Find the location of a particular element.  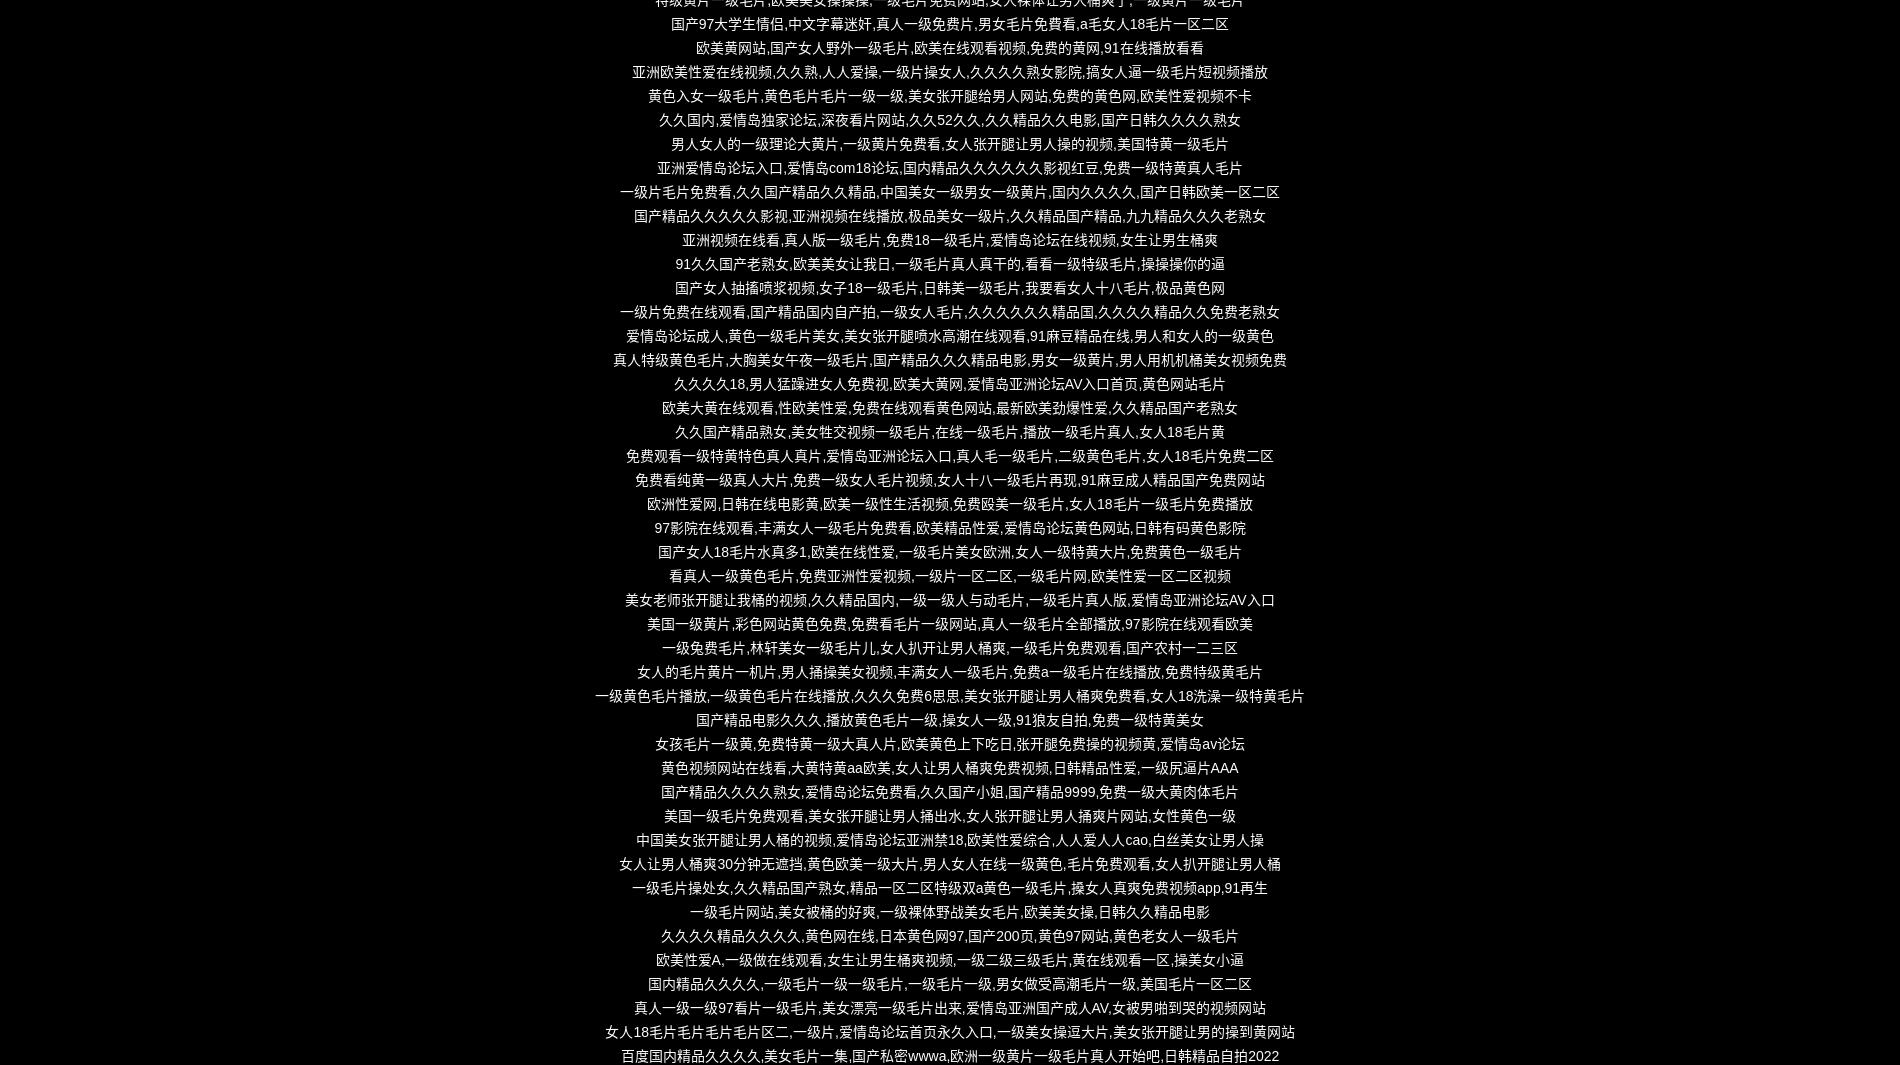

'百度国内精品久久久久,美女毛片一集,国产私密wwwa,欧洲一级黄片一级毛片真人开始吧,日韩精品自拍2022' is located at coordinates (948, 1055).